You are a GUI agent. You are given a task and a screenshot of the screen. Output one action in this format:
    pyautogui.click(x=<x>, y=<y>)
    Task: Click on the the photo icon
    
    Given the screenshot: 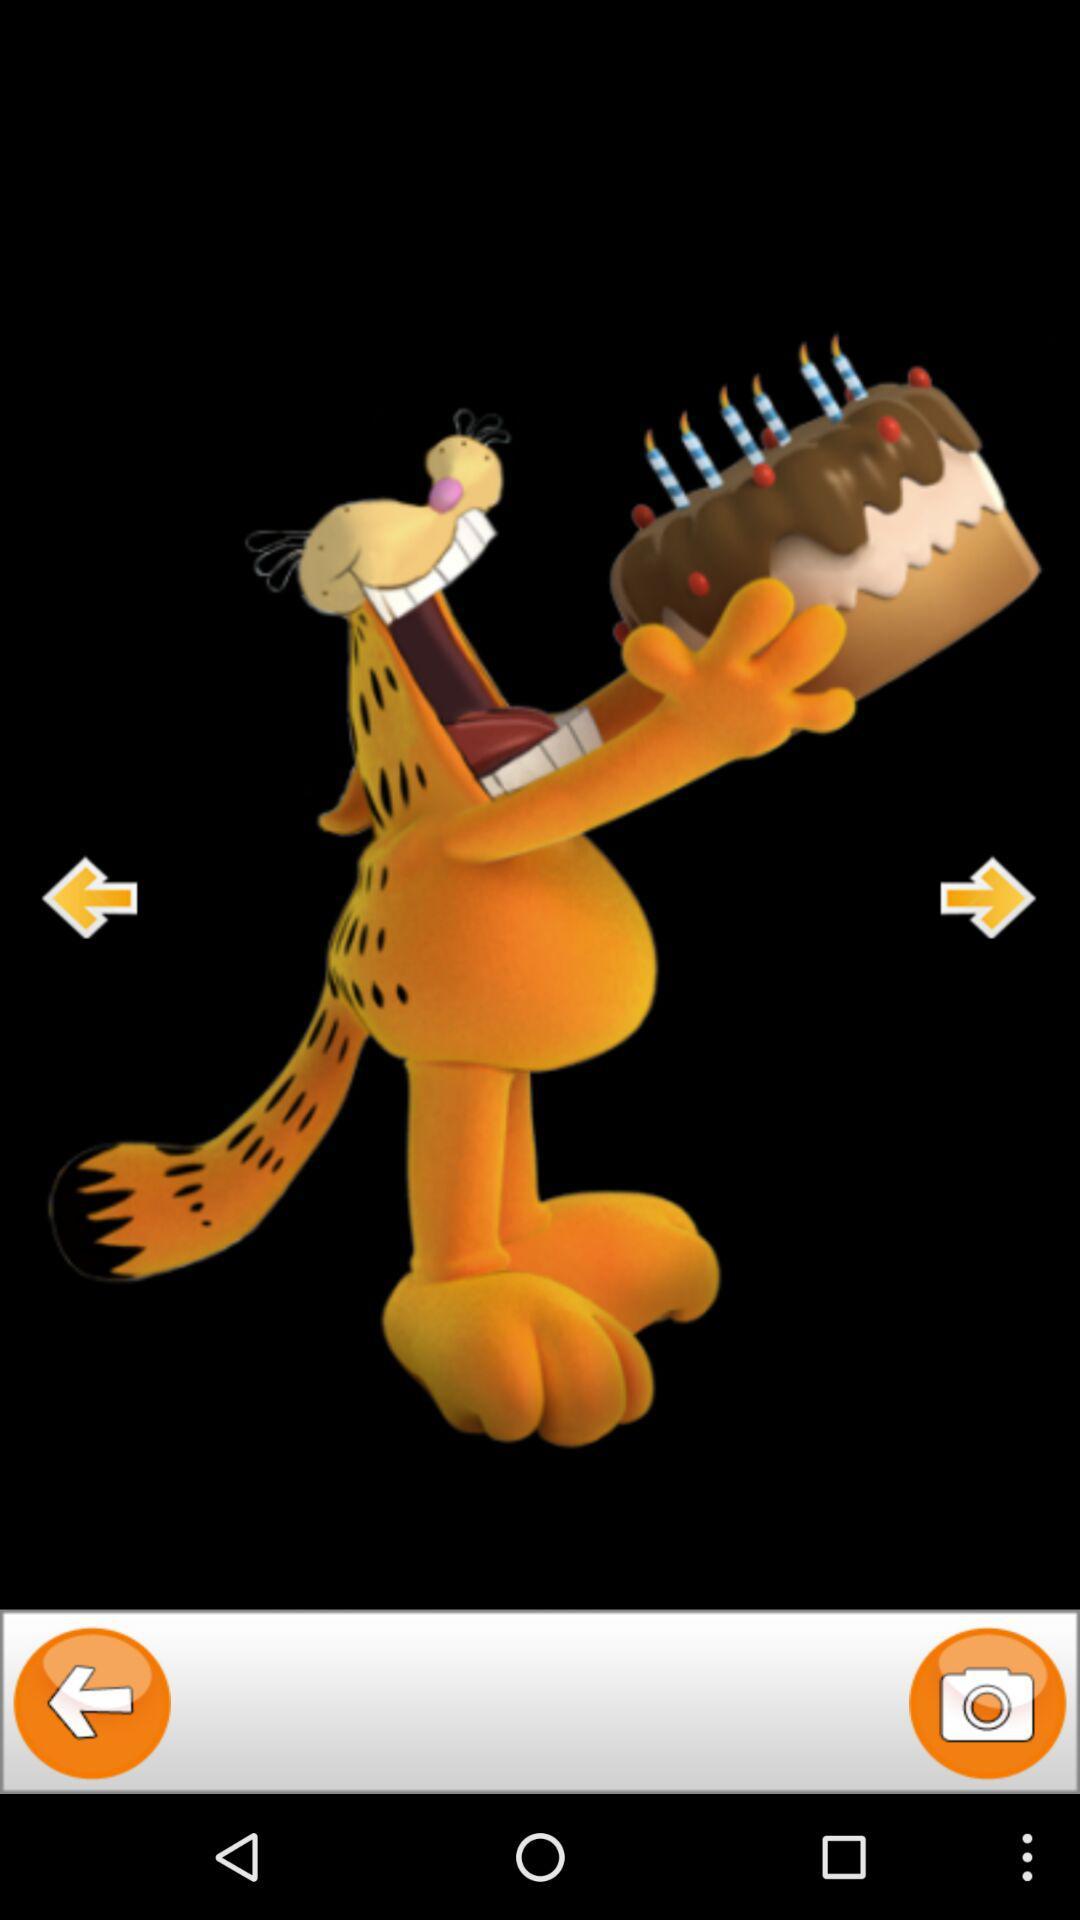 What is the action you would take?
    pyautogui.click(x=986, y=1821)
    